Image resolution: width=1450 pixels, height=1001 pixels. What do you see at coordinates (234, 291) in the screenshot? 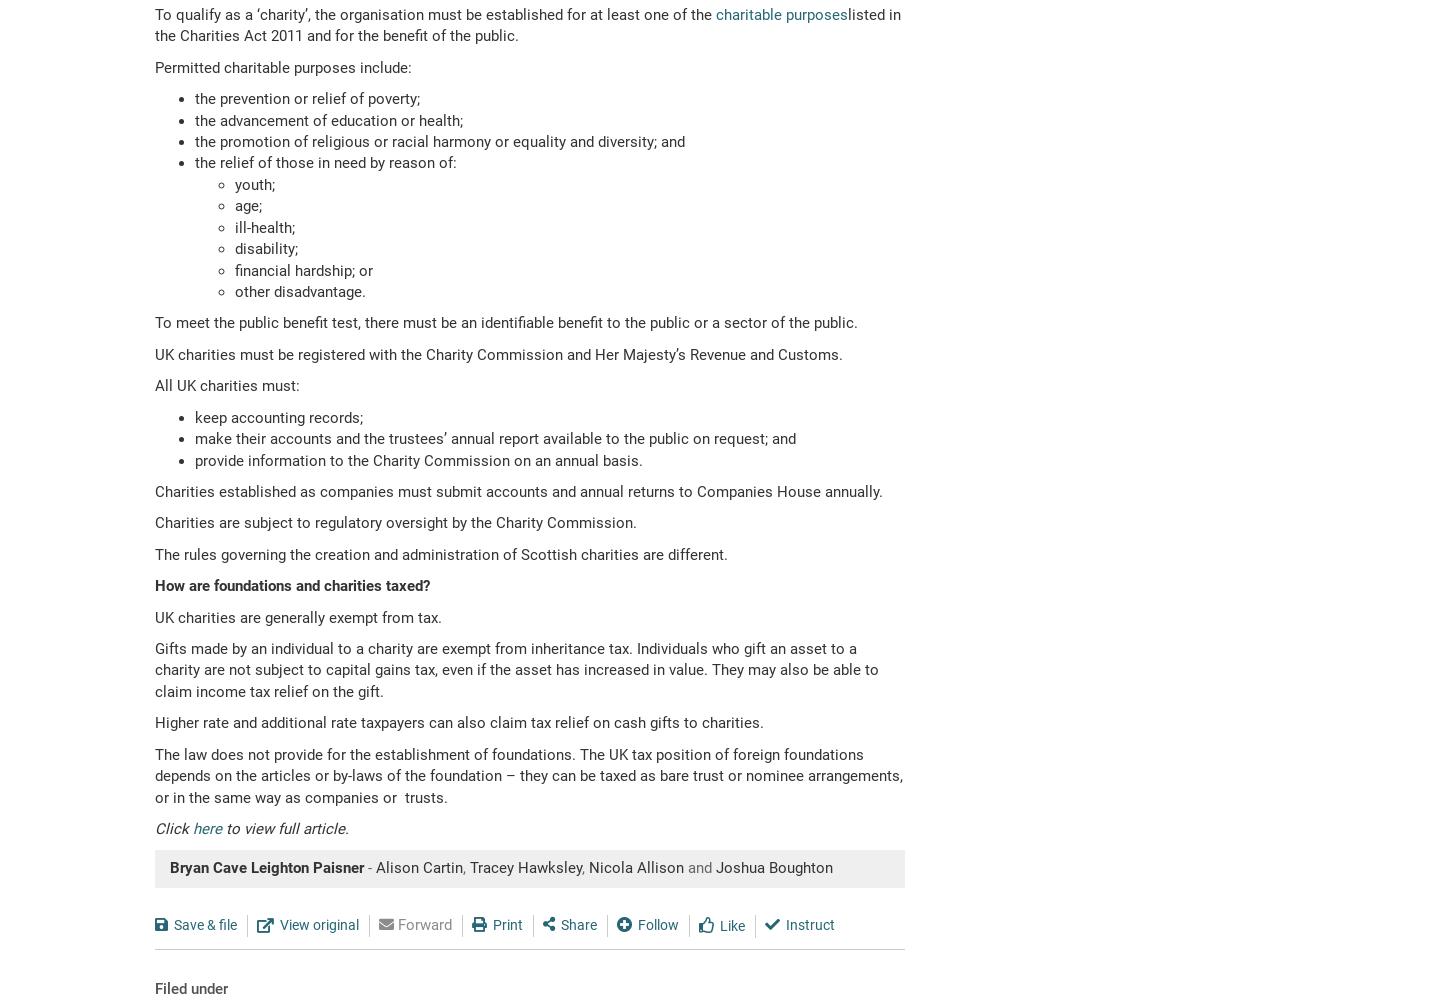
I see `'other disadvantage.'` at bounding box center [234, 291].